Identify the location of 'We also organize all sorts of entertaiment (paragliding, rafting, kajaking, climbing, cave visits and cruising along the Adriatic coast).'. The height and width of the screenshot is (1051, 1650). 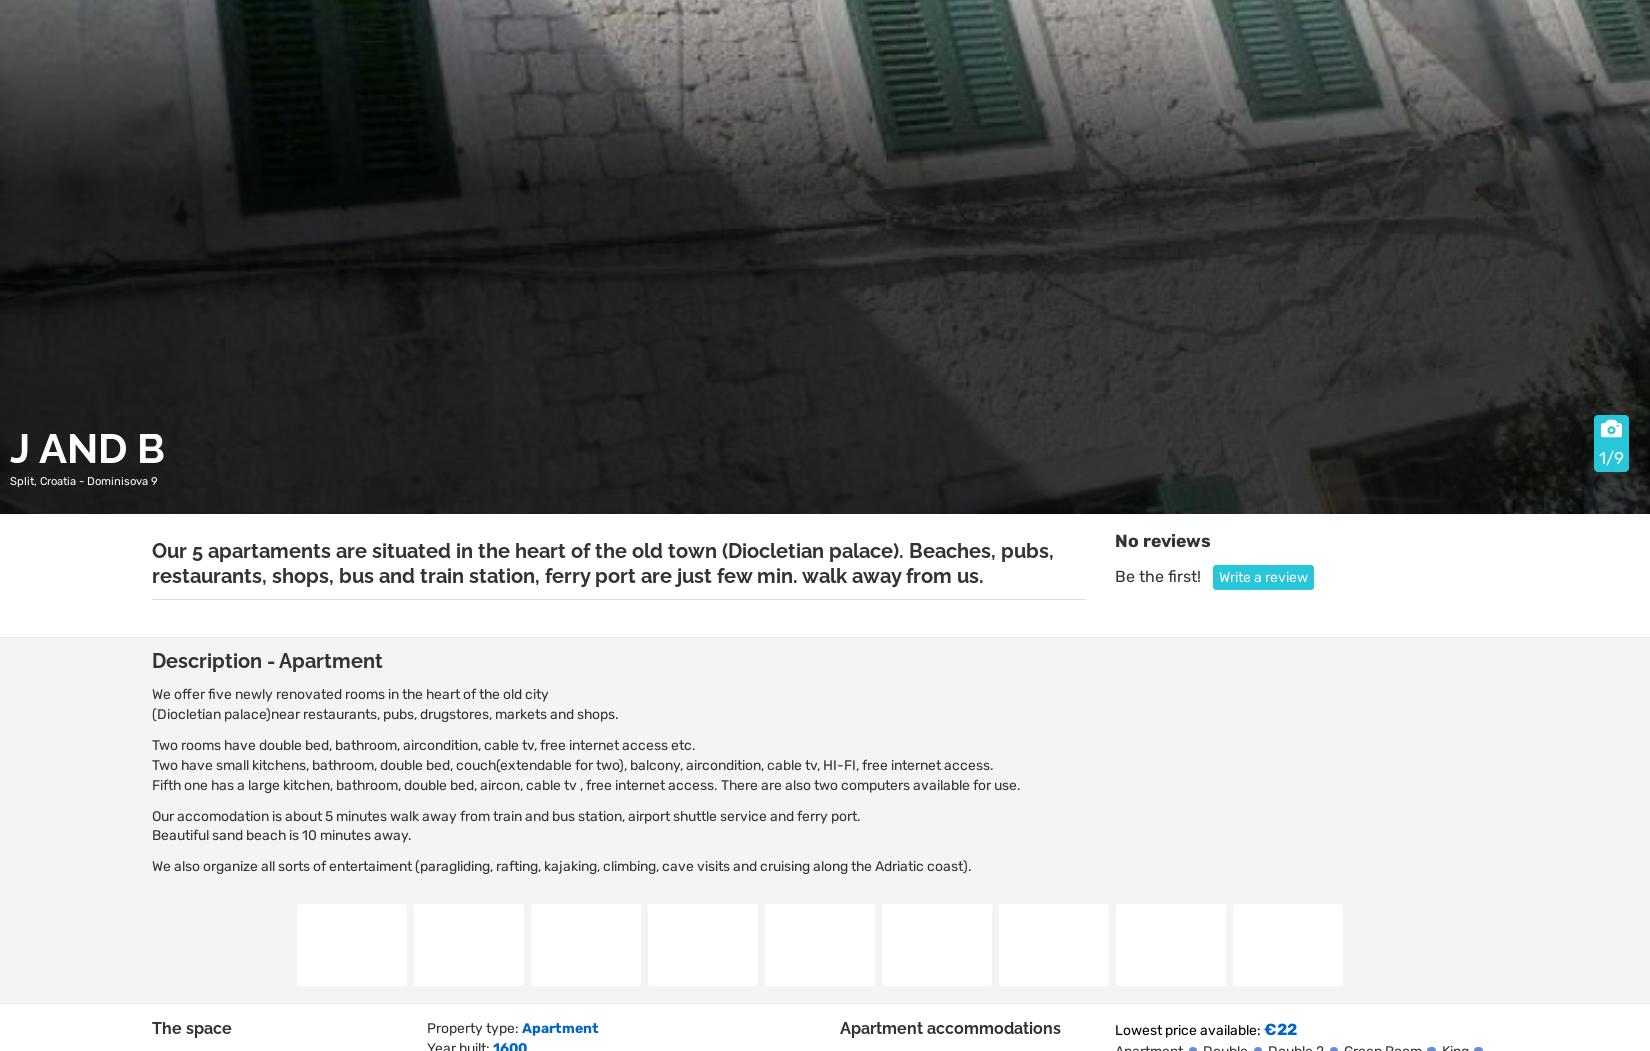
(560, 865).